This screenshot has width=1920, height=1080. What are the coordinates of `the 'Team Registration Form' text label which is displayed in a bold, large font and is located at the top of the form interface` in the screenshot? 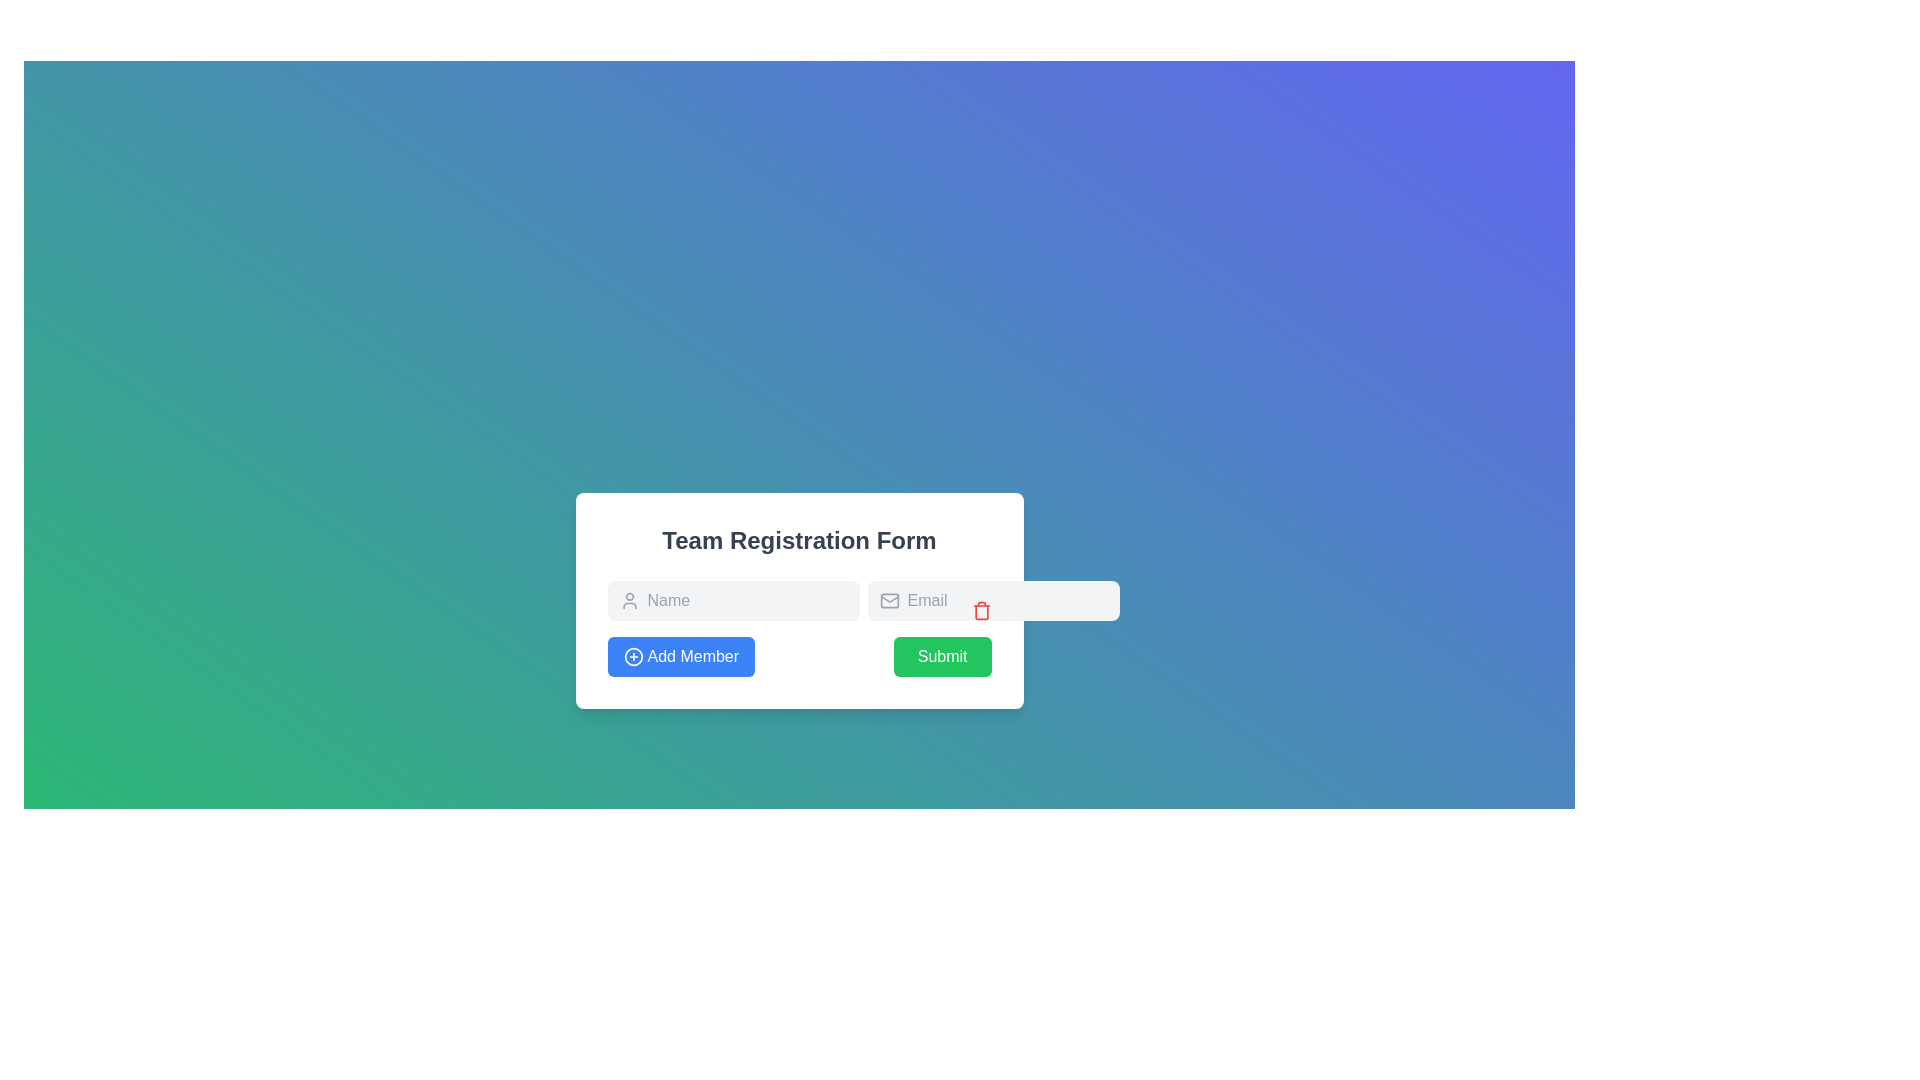 It's located at (798, 540).